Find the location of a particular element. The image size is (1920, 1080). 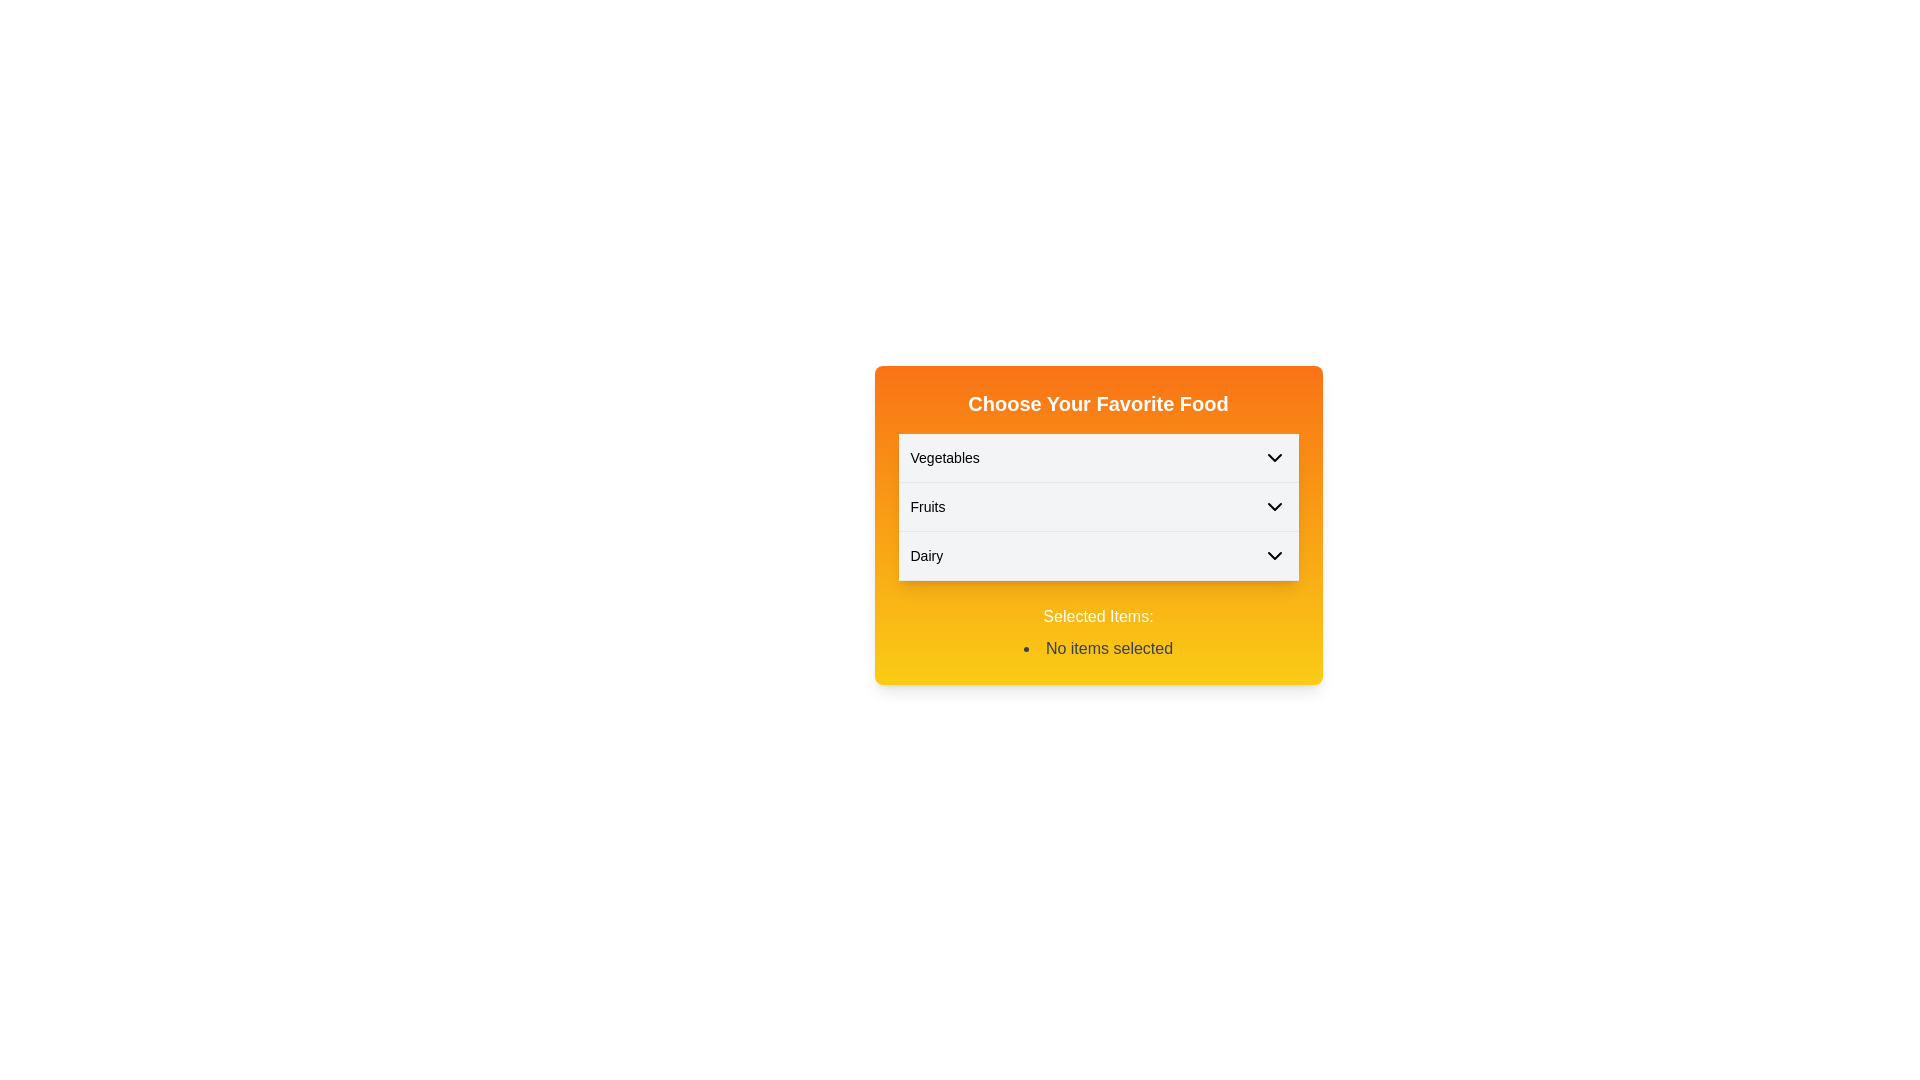

the 'Fruits' text label located in the second row of the list under 'Choose Your Favorite Food', which is positioned below 'Vegetables' and above 'Dairy' is located at coordinates (926, 505).